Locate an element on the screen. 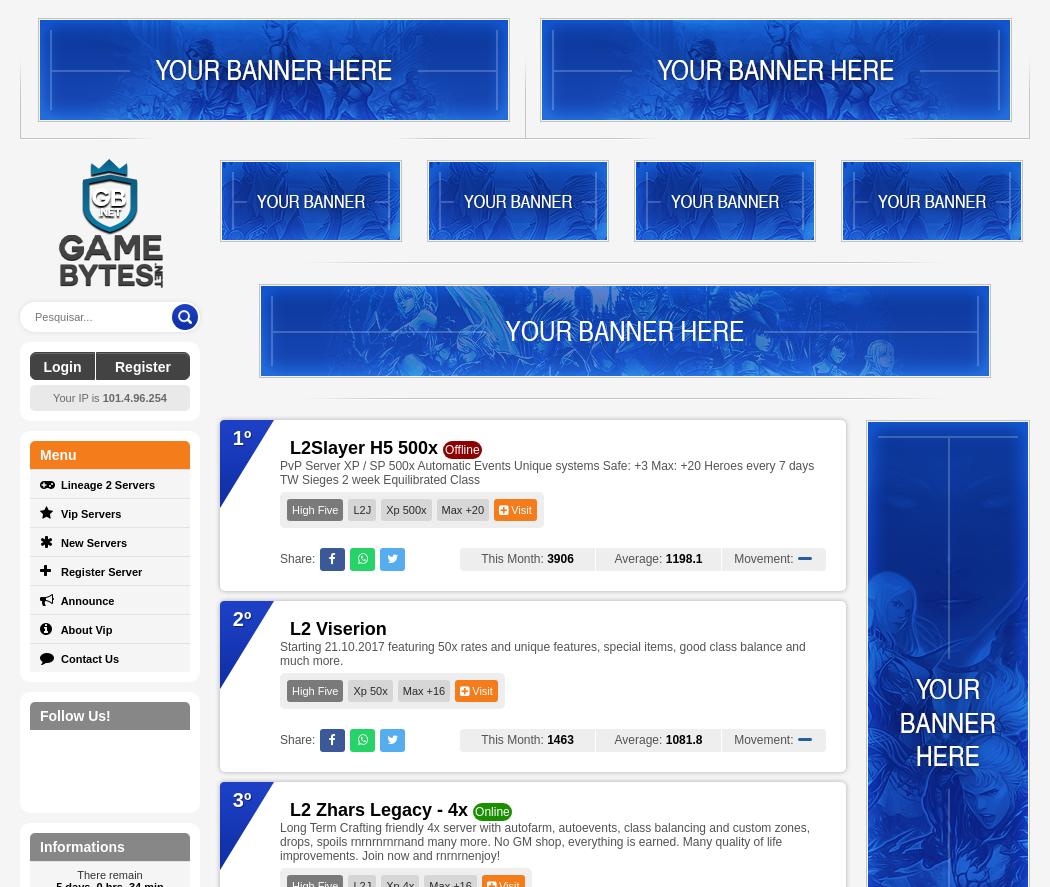 Image resolution: width=1050 pixels, height=887 pixels. '101.4.96.254' is located at coordinates (132, 397).